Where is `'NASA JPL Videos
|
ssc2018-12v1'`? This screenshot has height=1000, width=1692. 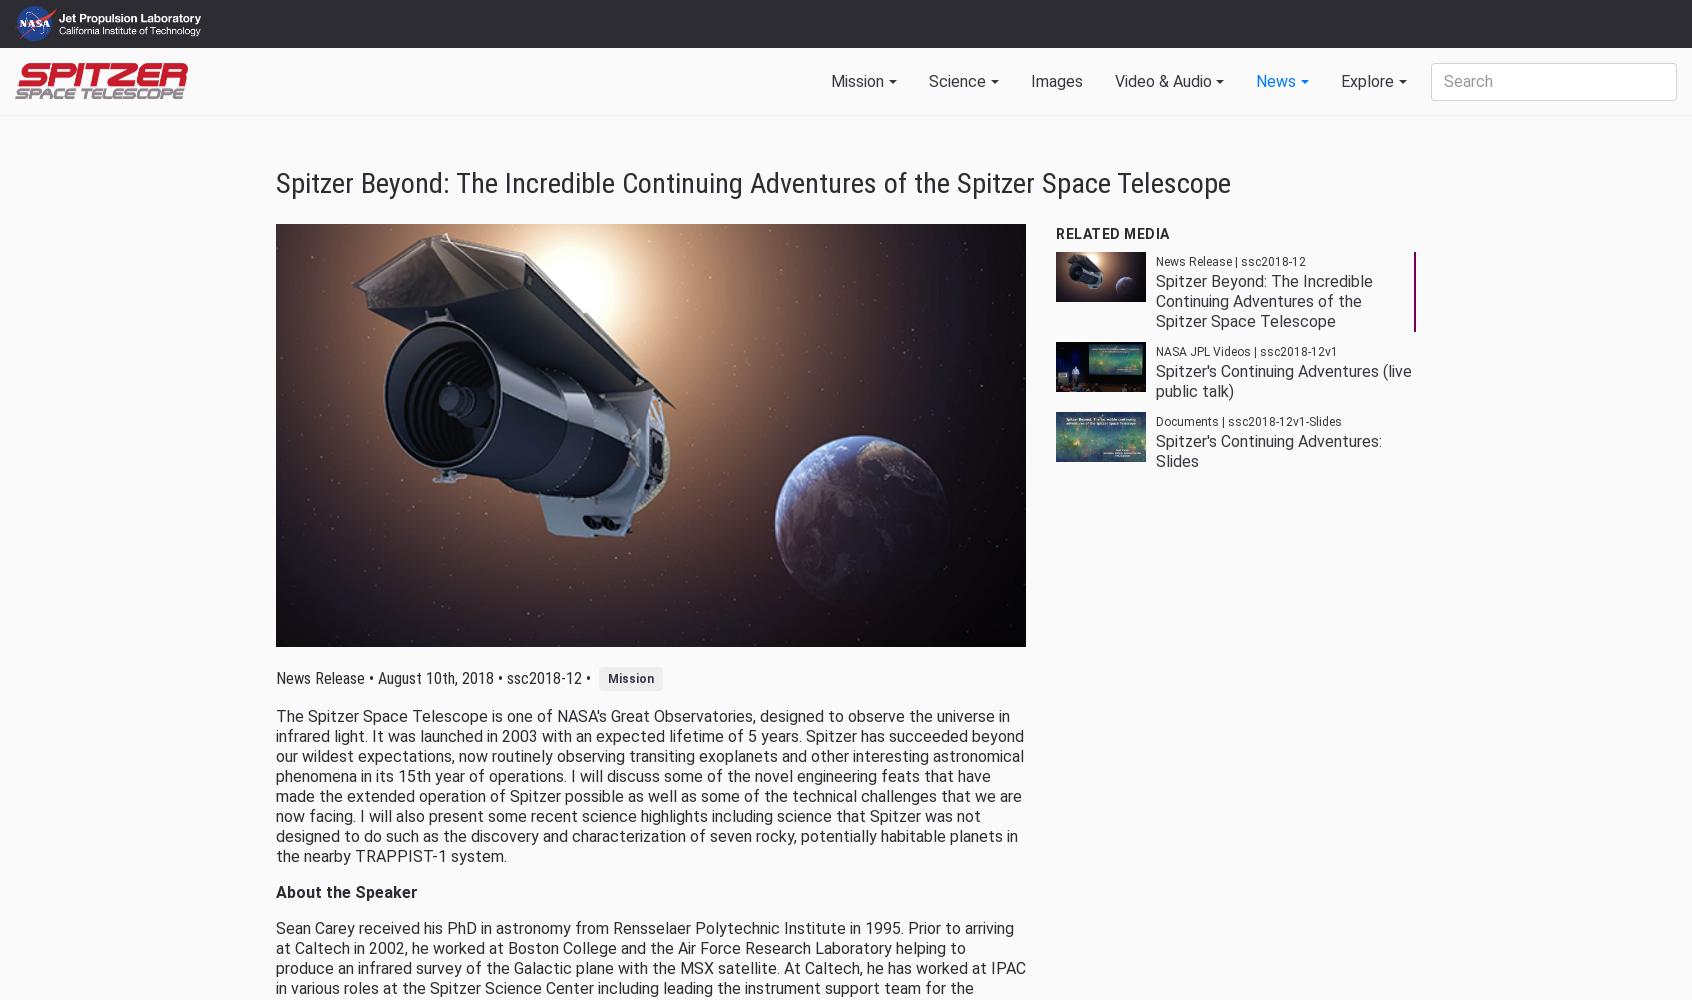
'NASA JPL Videos
|
ssc2018-12v1' is located at coordinates (1245, 351).